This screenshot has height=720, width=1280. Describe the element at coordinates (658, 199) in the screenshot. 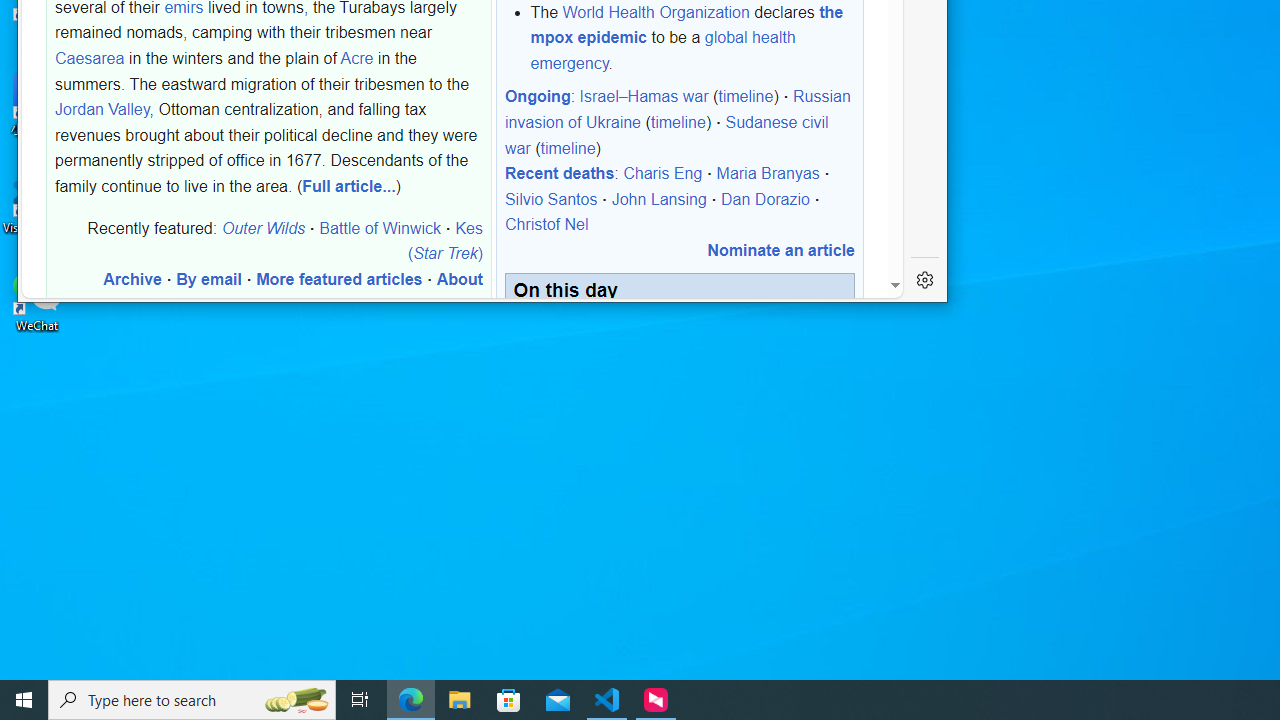

I see `'John Lansing'` at that location.